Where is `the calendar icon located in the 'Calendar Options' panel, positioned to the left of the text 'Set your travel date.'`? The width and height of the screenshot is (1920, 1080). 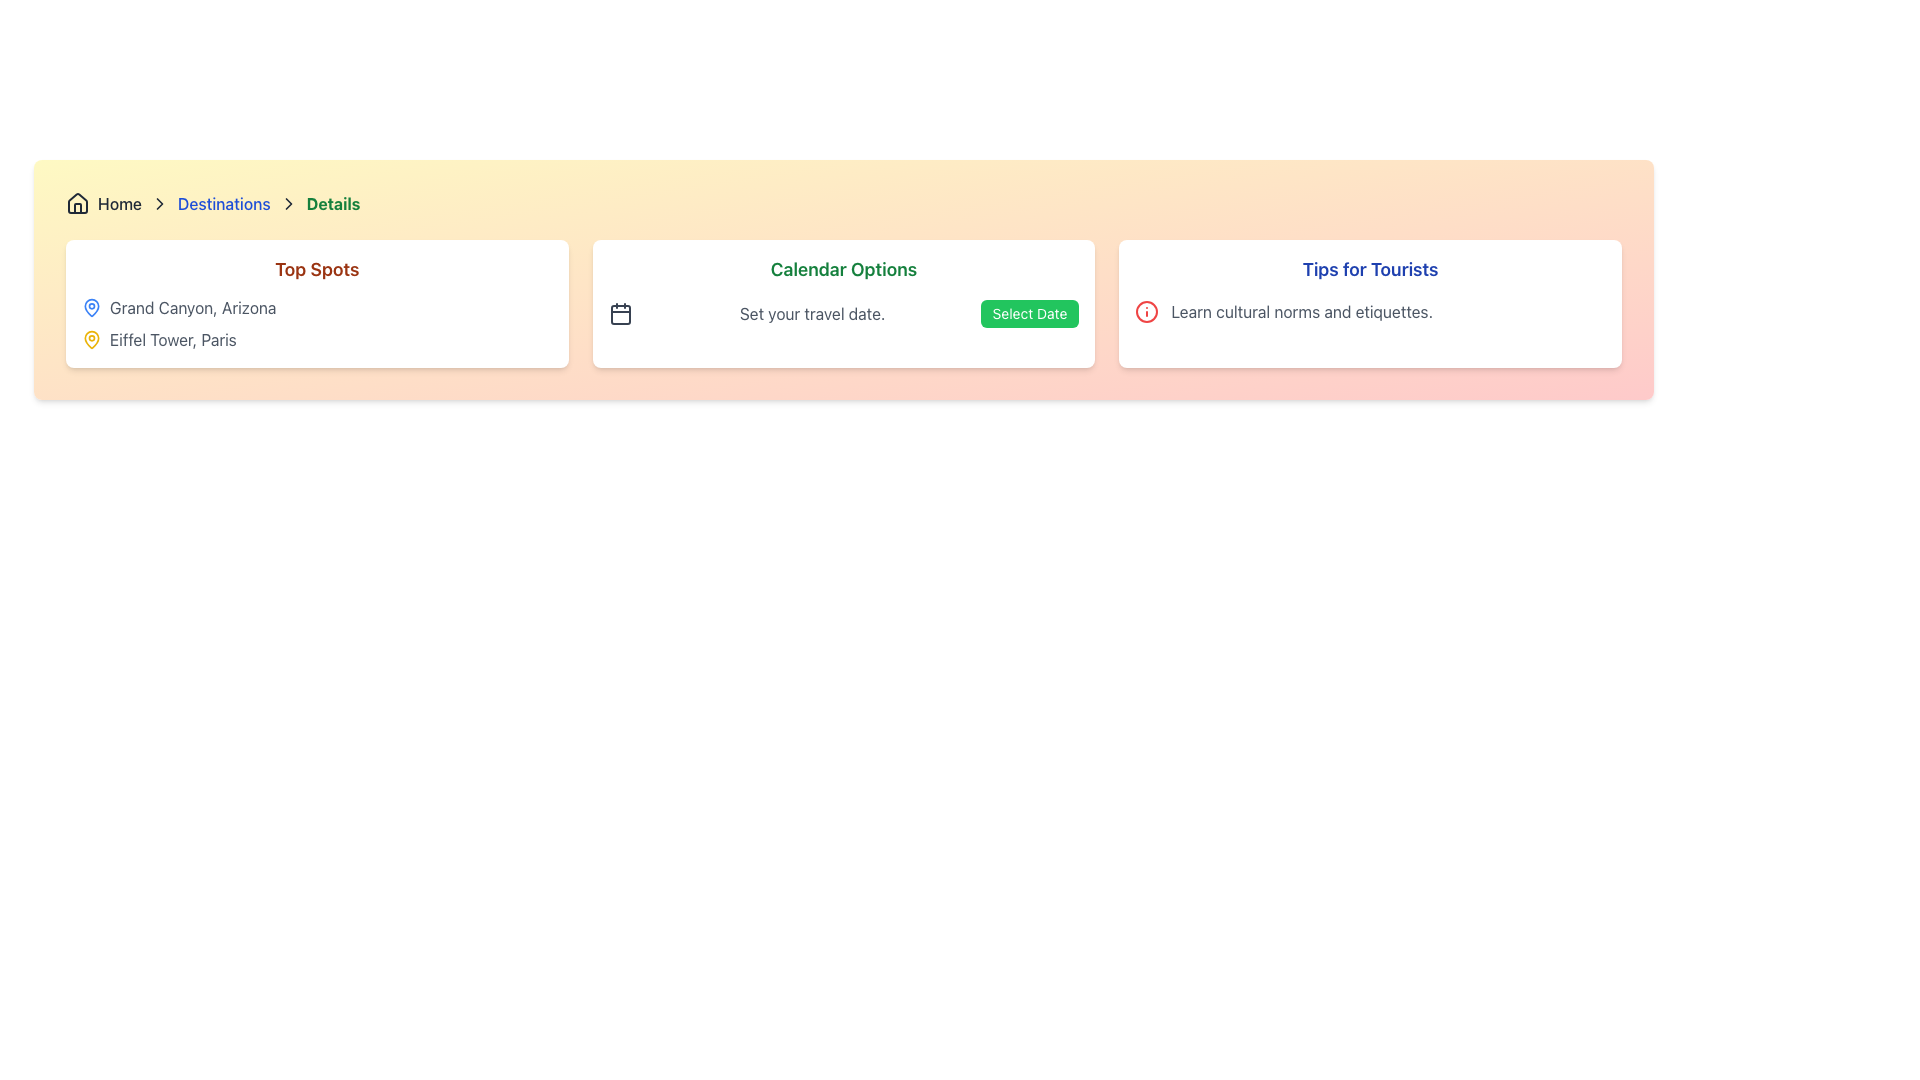 the calendar icon located in the 'Calendar Options' panel, positioned to the left of the text 'Set your travel date.' is located at coordinates (619, 315).